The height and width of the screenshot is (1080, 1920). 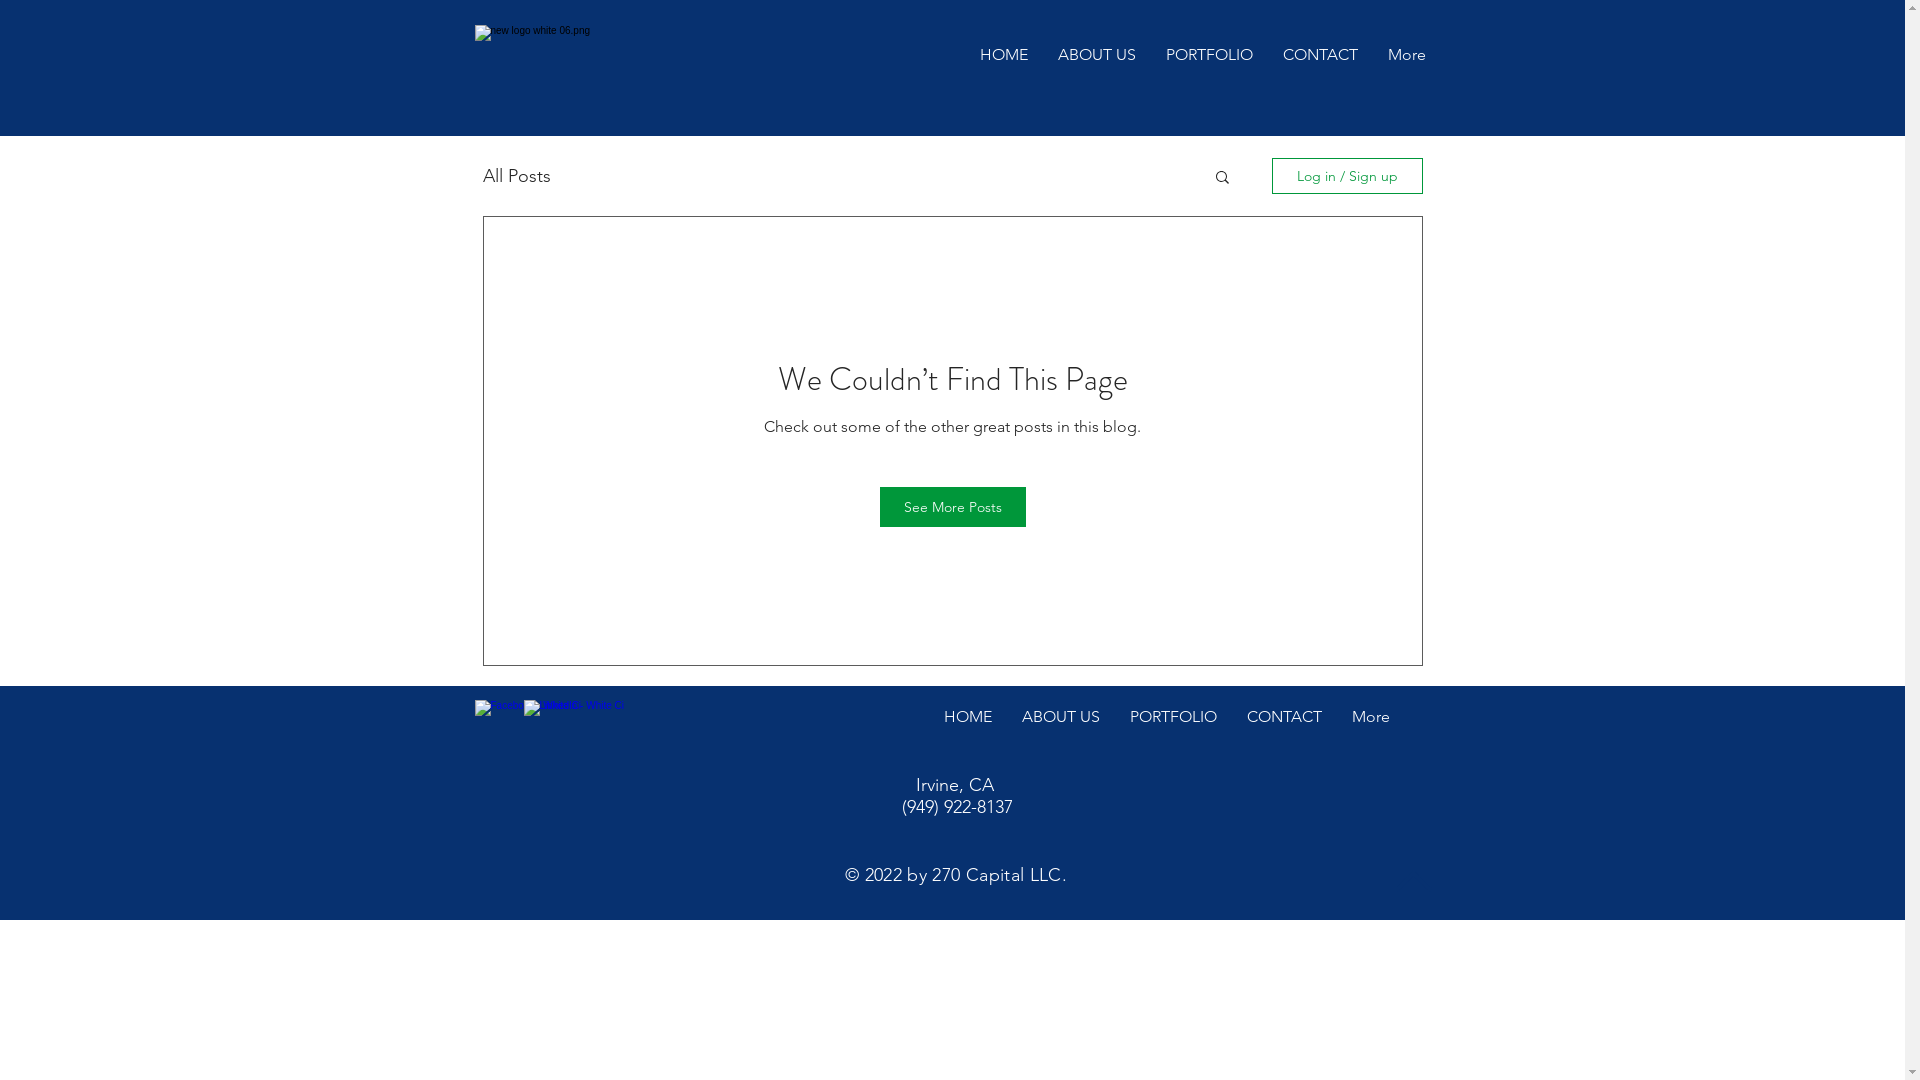 I want to click on 'PORTFOLIO', so click(x=1172, y=717).